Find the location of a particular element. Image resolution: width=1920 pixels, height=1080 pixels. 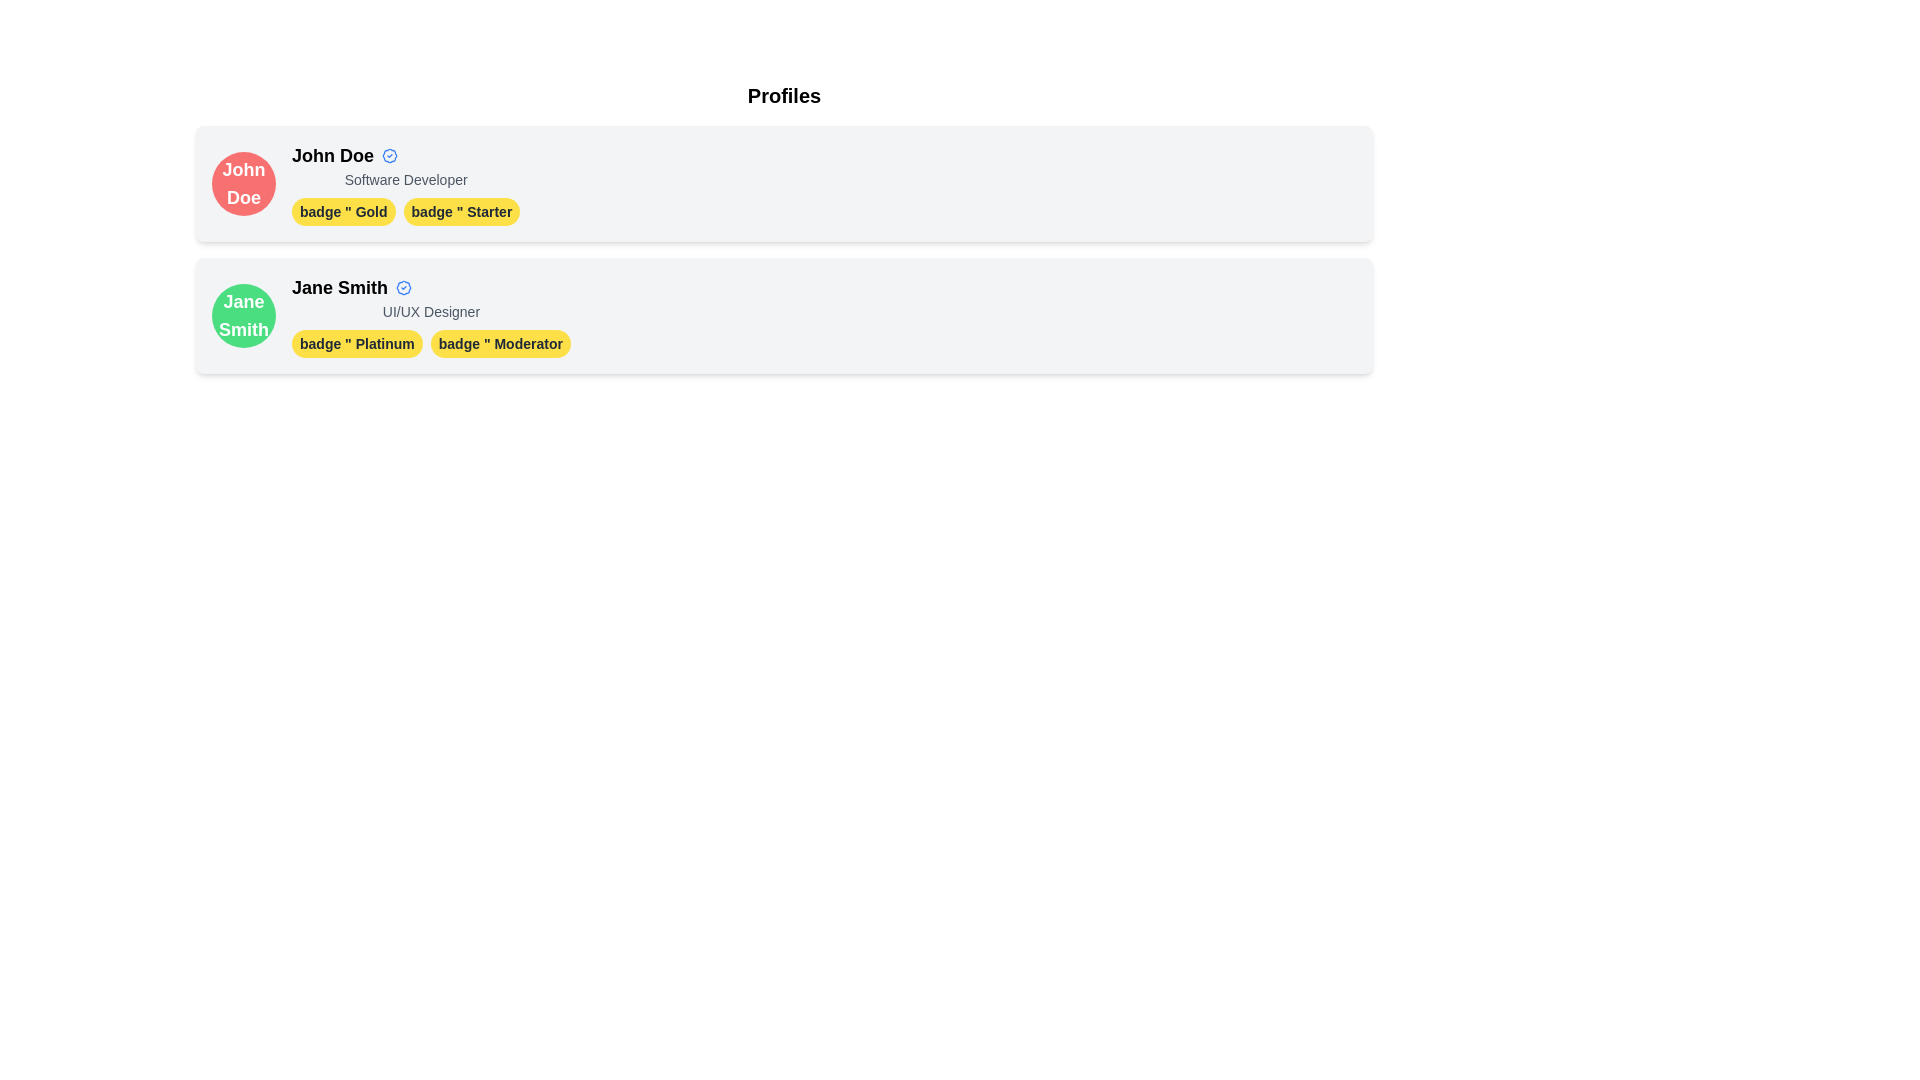

the 'Platinum' badge indicating the status of 'Jane Smith' in the profile information, which is the first badge in the second row of displayed profiles is located at coordinates (357, 342).